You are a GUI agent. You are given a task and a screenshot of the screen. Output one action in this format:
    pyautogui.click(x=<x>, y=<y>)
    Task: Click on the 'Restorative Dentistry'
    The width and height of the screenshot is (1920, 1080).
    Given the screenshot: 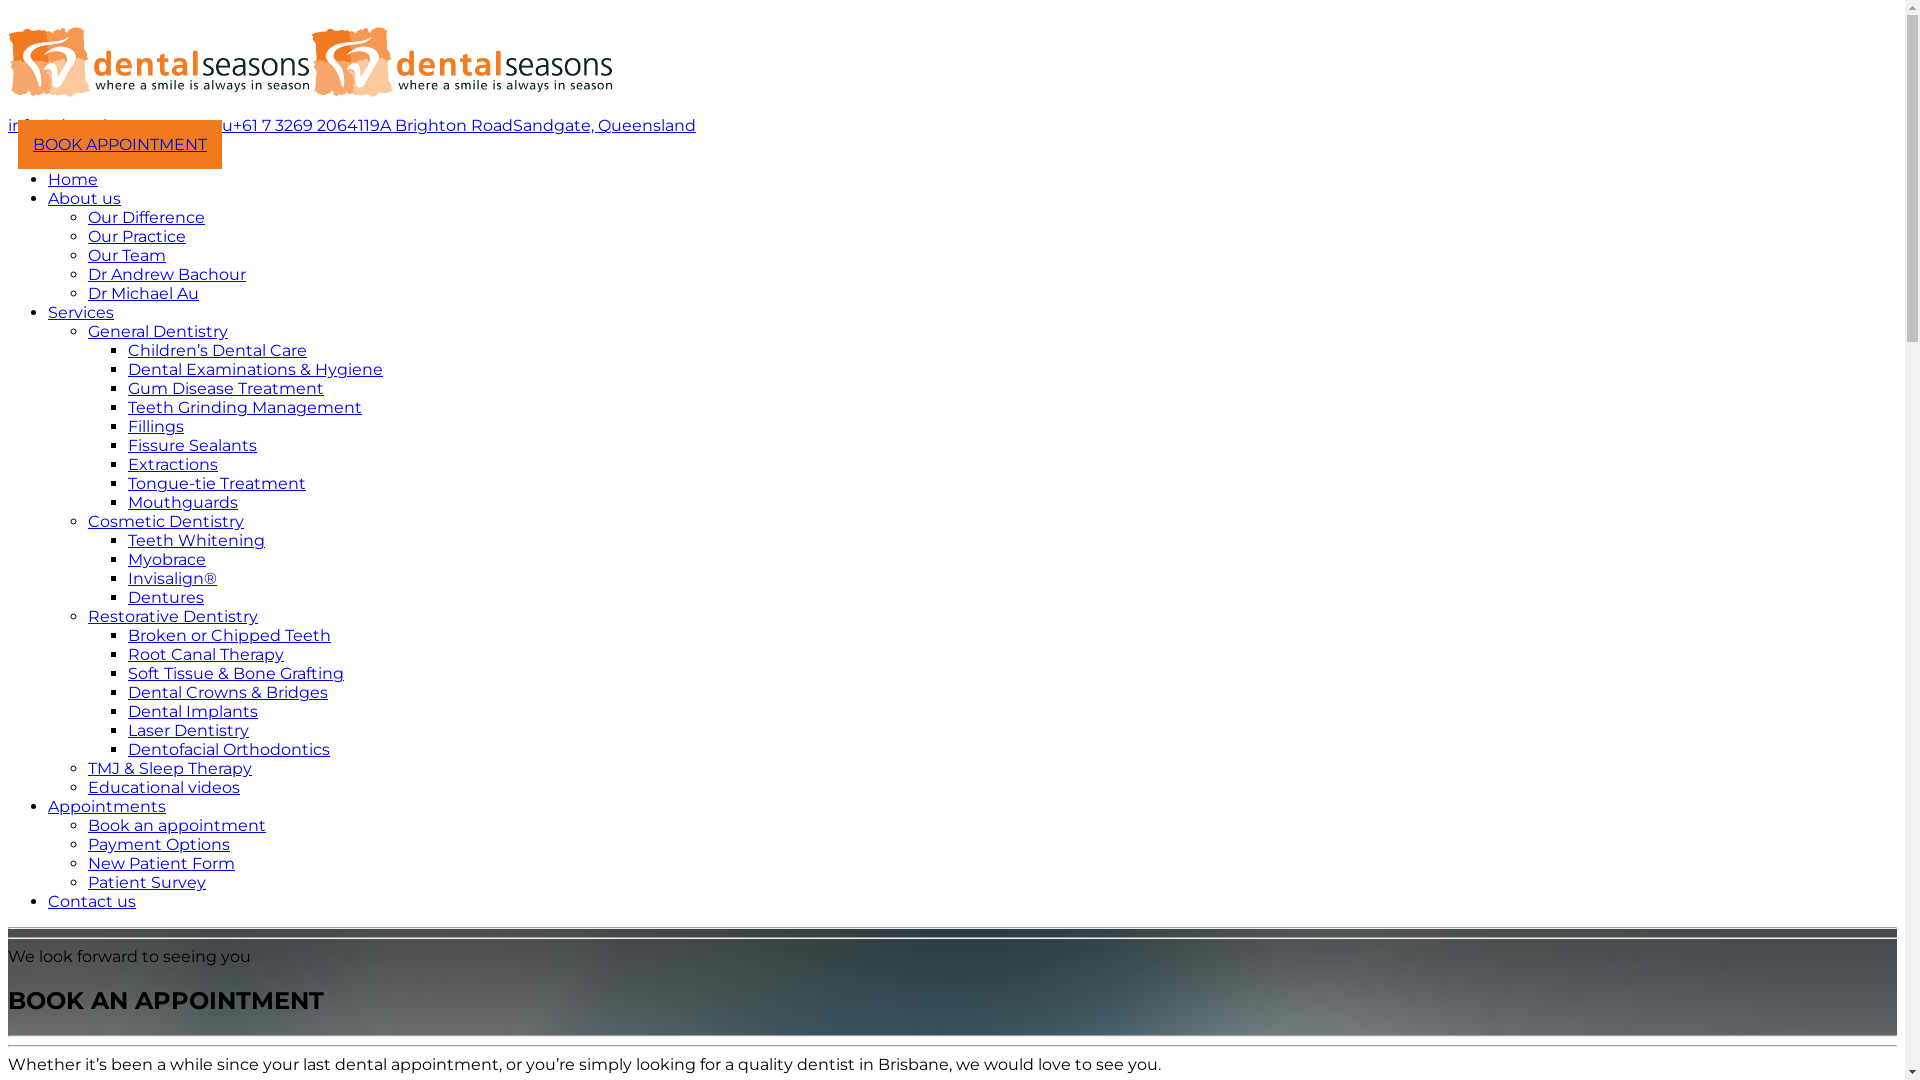 What is the action you would take?
    pyautogui.click(x=172, y=615)
    